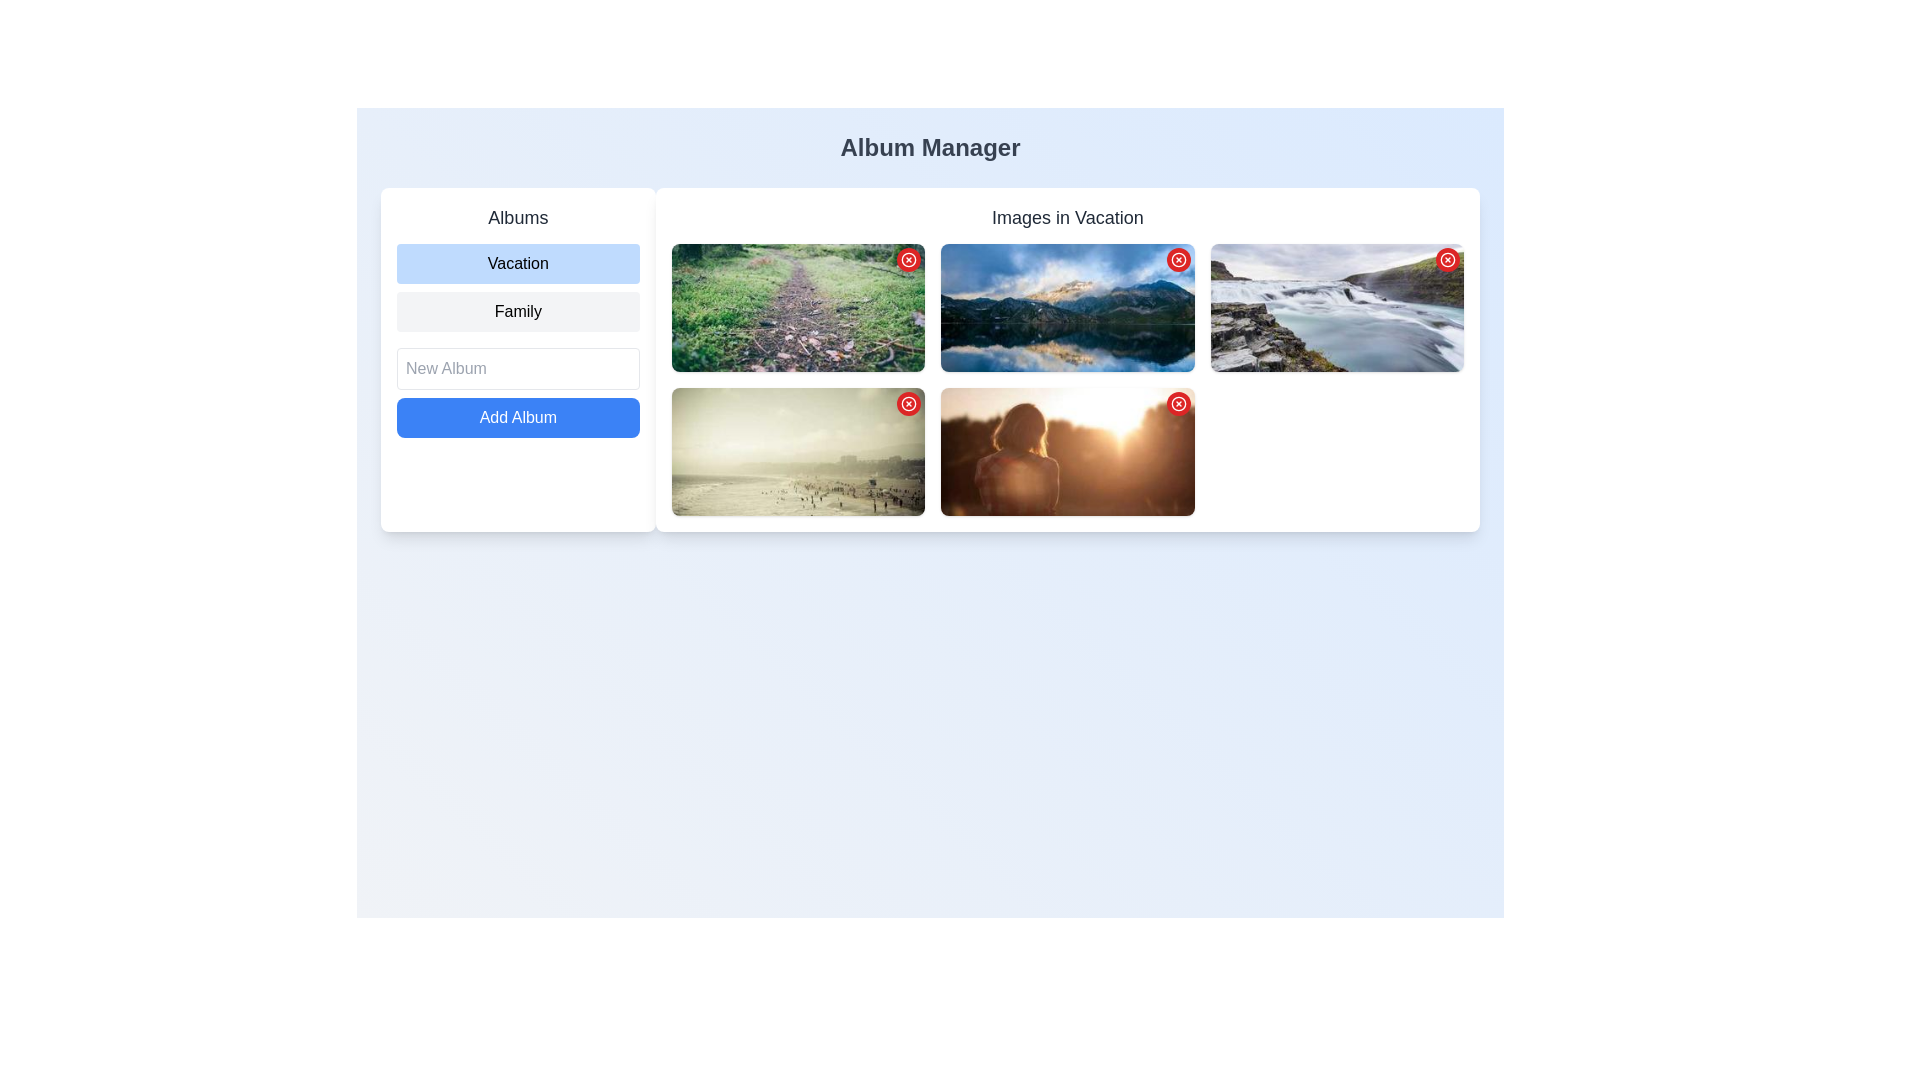 Image resolution: width=1920 pixels, height=1080 pixels. What do you see at coordinates (1448, 258) in the screenshot?
I see `the close button icon, which is a small circular red icon with a white 'X' inside, located at the top-right corner of the second image in the 'Images in Vacation' section` at bounding box center [1448, 258].